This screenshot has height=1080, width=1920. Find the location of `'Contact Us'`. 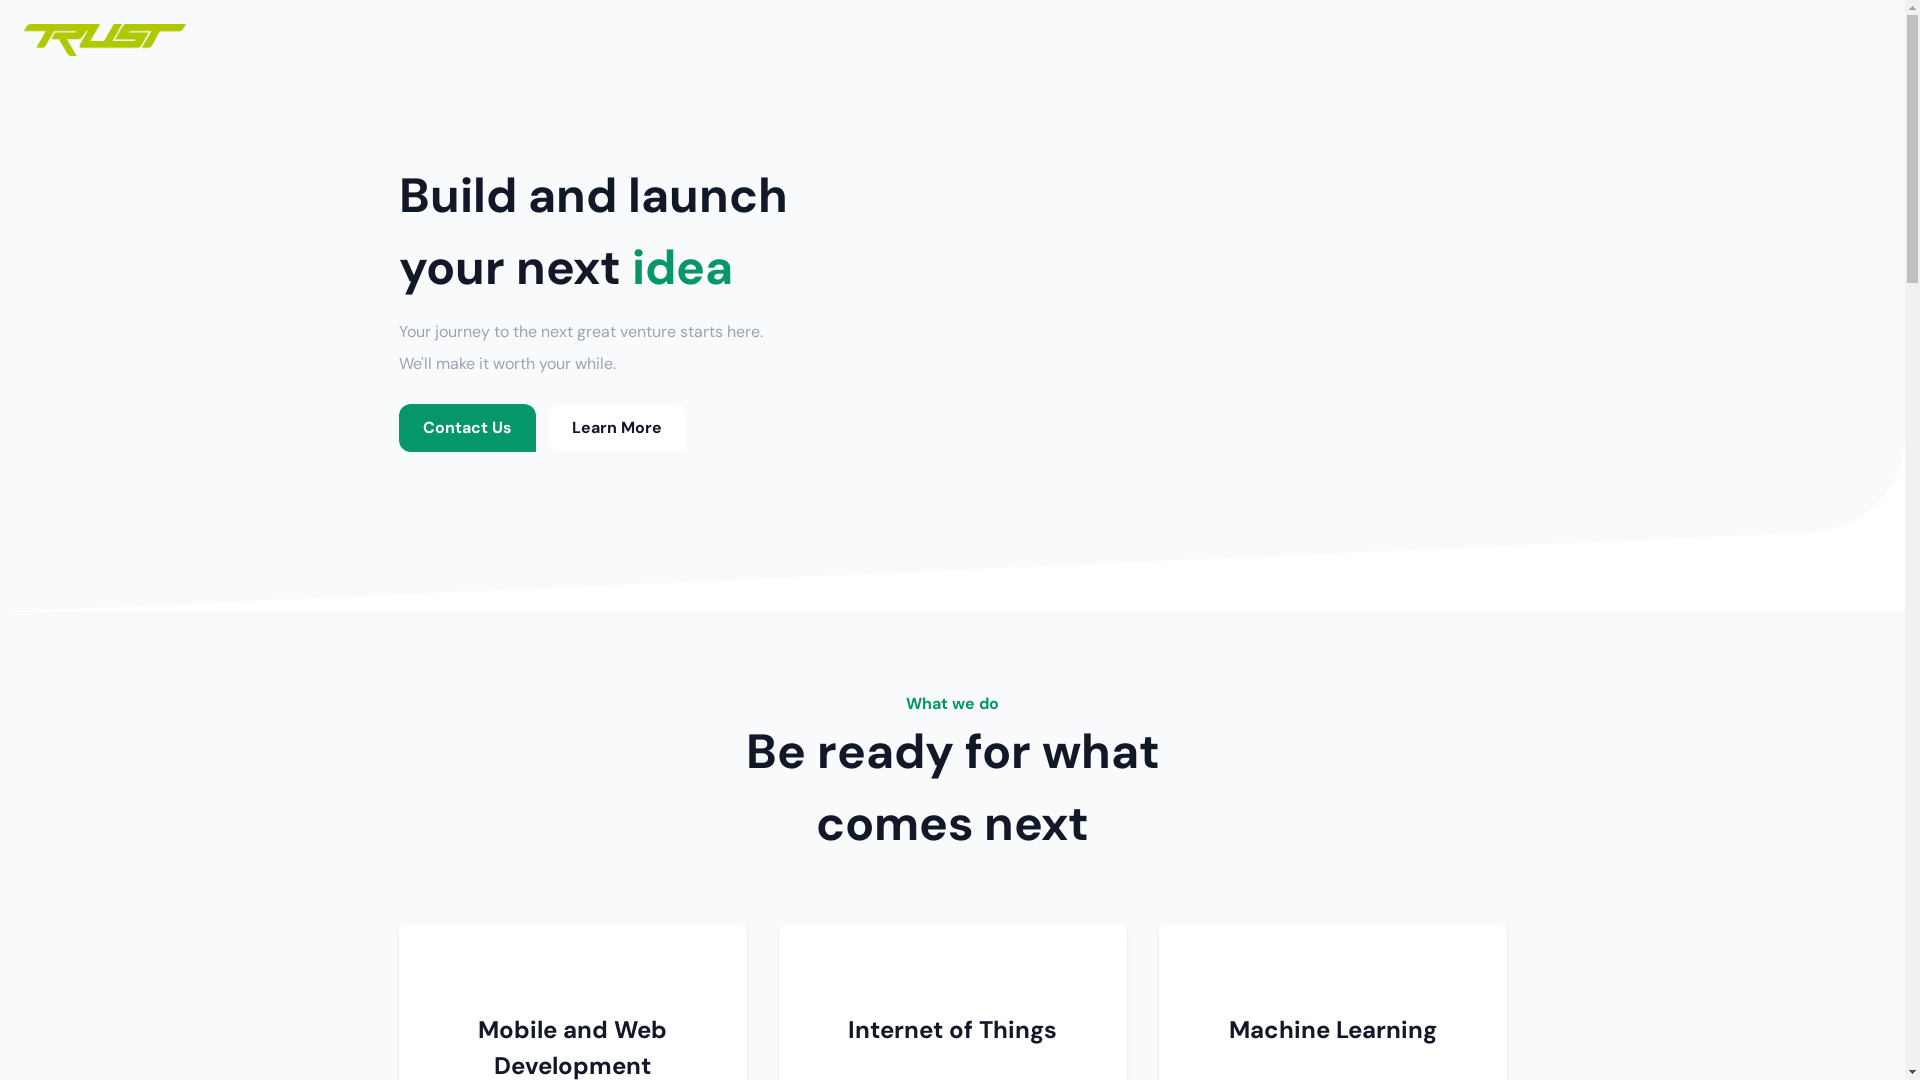

'Contact Us' is located at coordinates (465, 427).